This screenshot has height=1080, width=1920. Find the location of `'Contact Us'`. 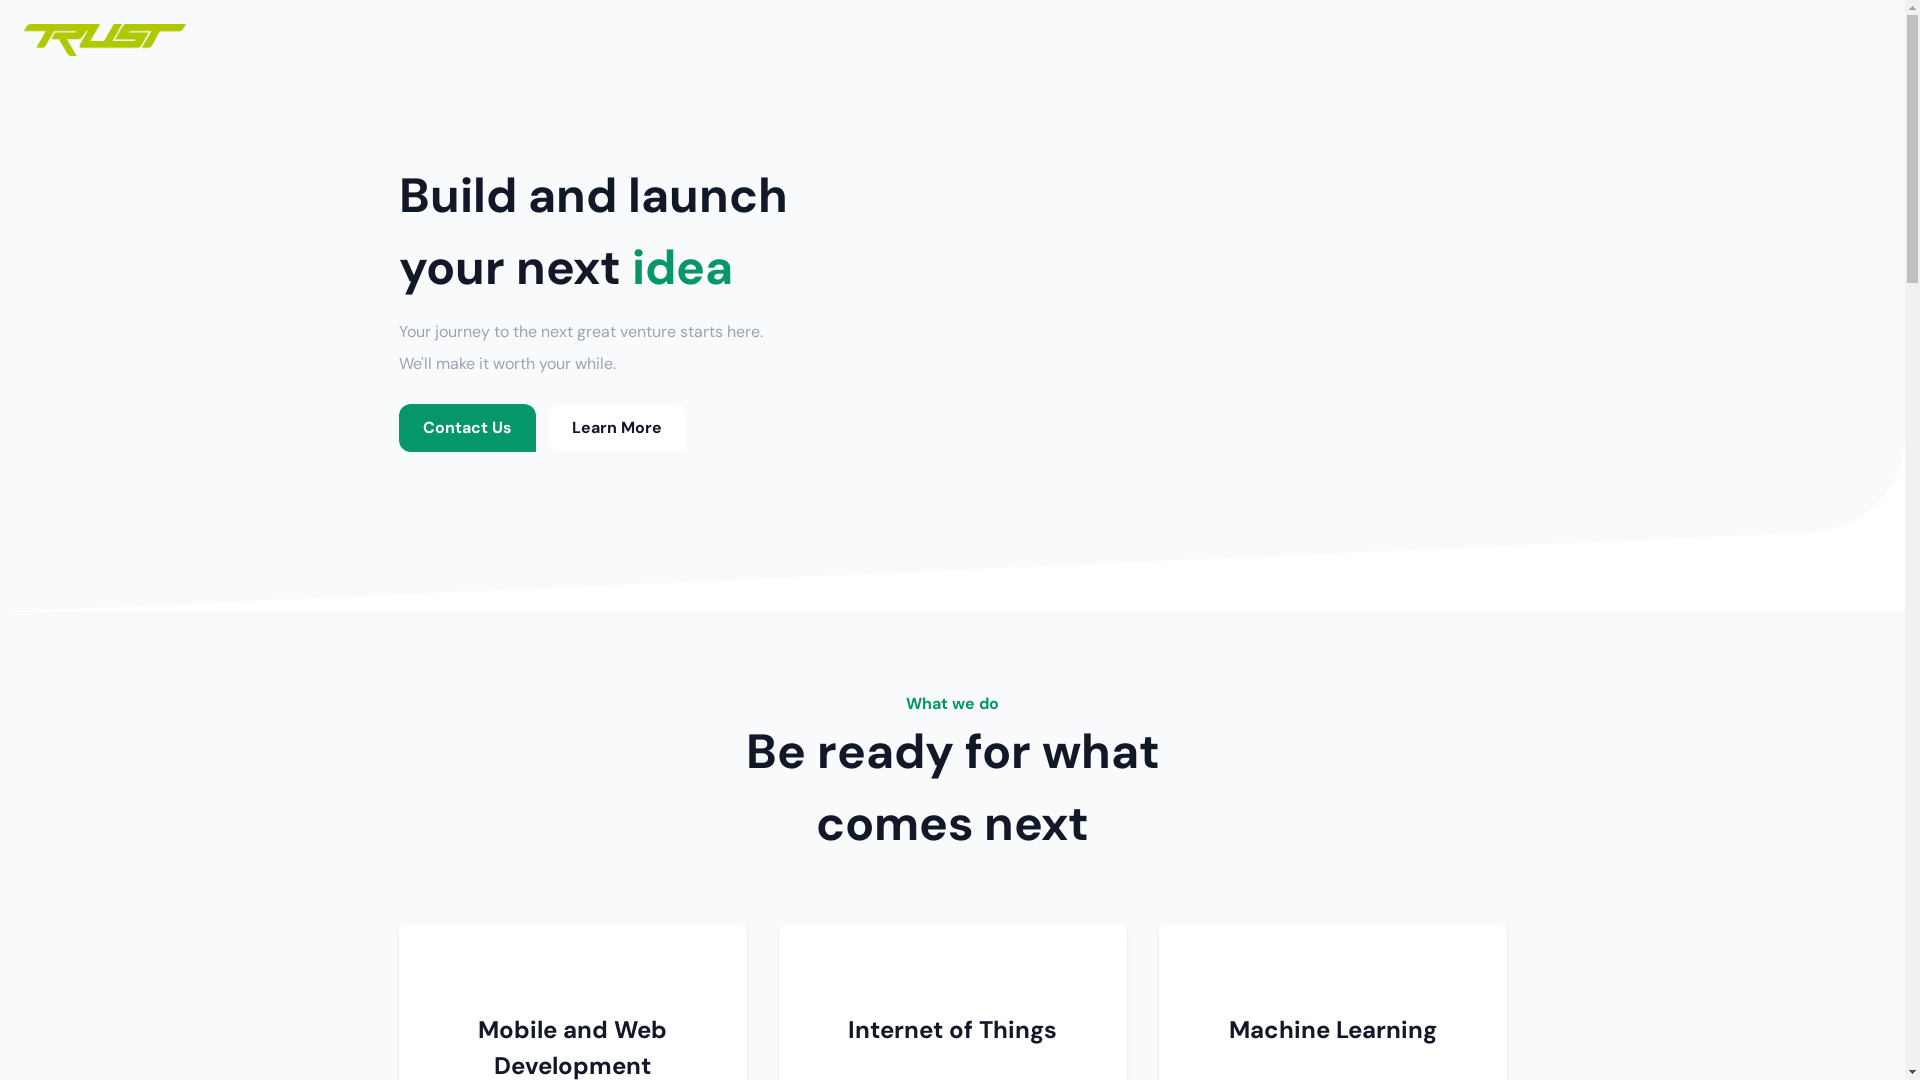

'Contact Us' is located at coordinates (465, 427).